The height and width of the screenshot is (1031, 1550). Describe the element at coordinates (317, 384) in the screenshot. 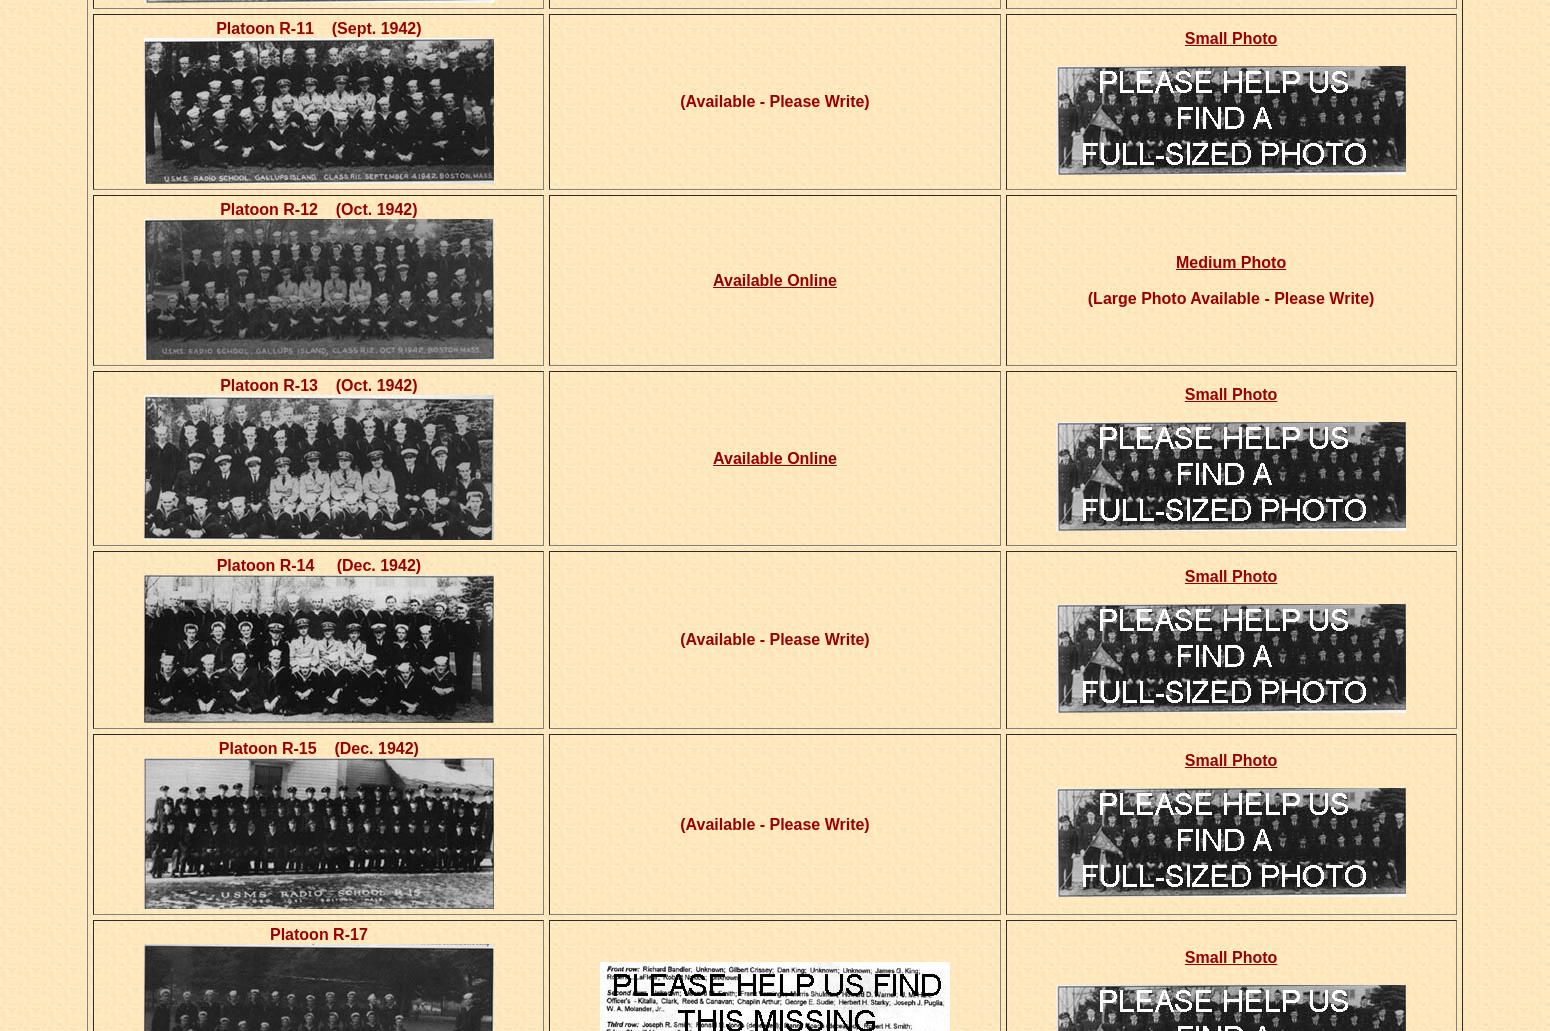

I see `'Platoon R-13    (Oct. 
                
                1942)'` at that location.